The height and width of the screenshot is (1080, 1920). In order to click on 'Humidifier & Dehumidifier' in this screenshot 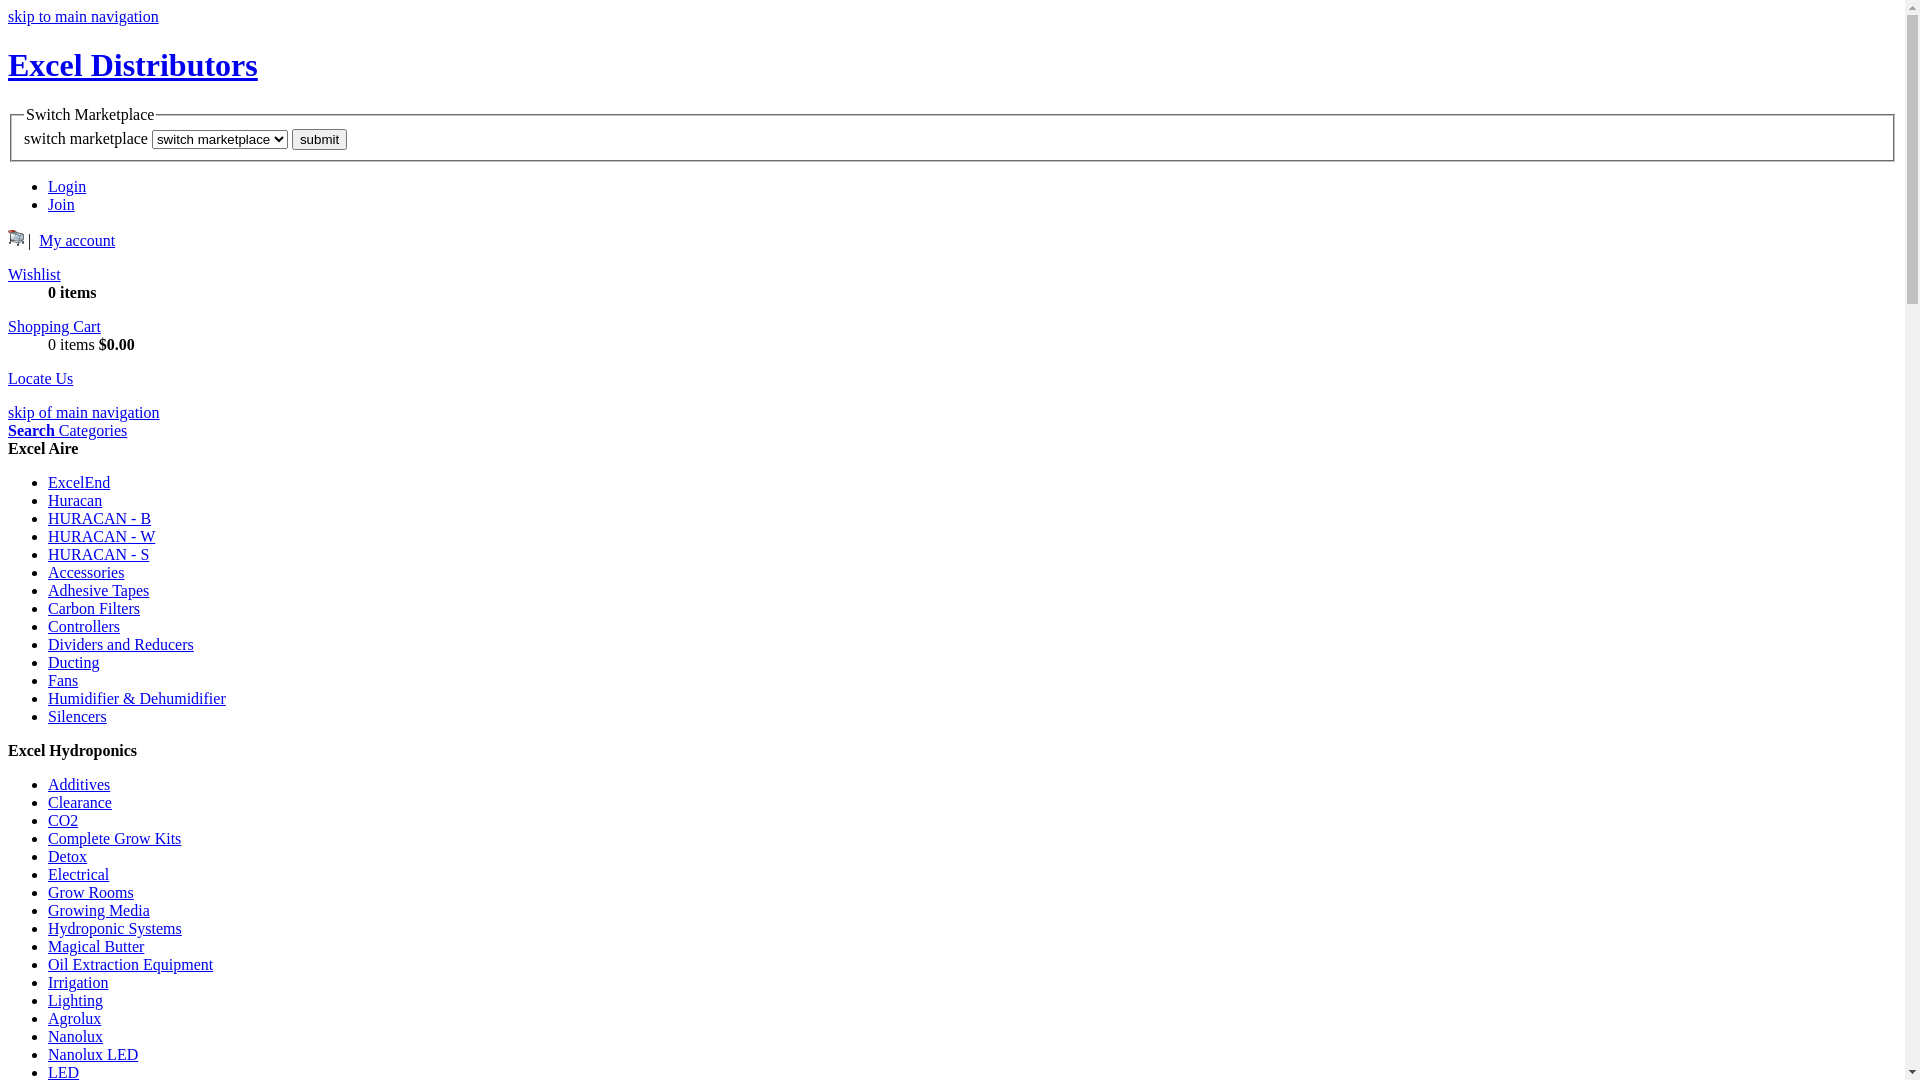, I will do `click(136, 697)`.